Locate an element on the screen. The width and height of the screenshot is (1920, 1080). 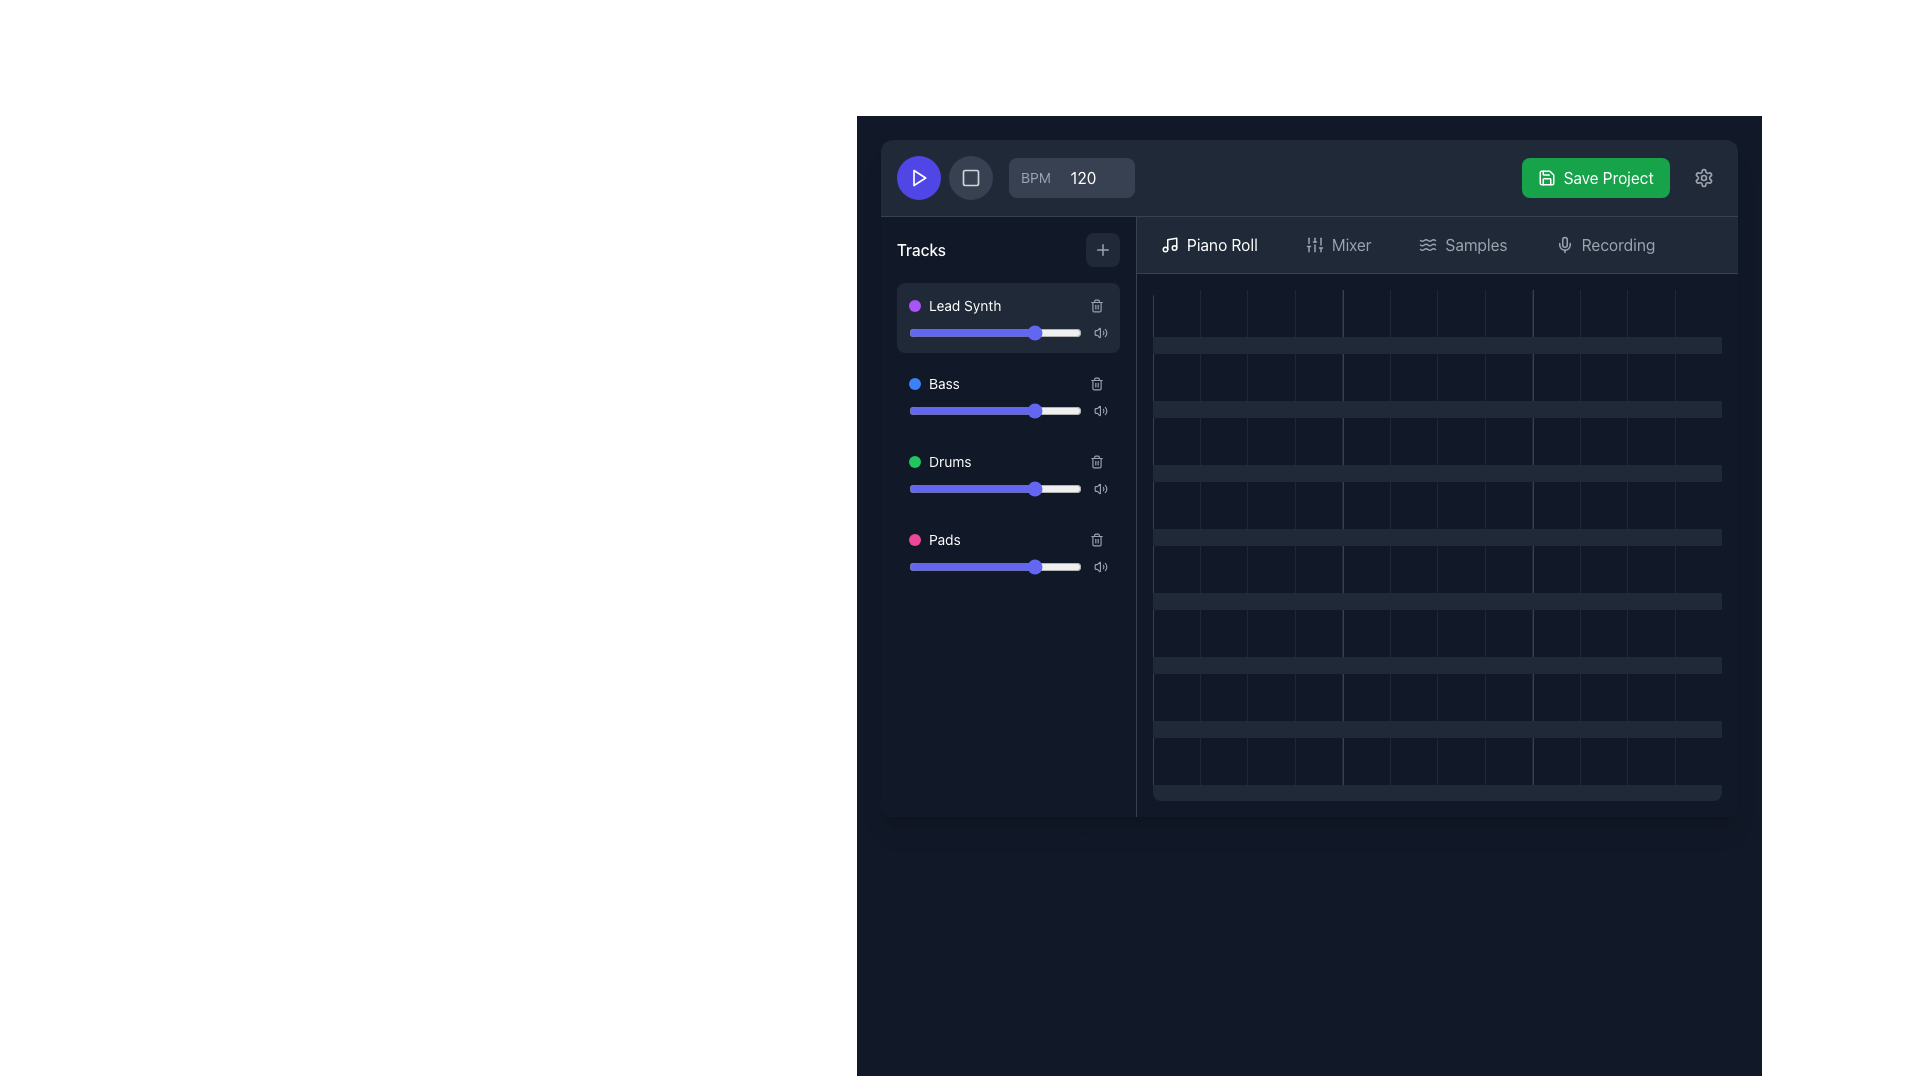
the delete icon button located in the 'Bass' section of the track controls is located at coordinates (1096, 384).